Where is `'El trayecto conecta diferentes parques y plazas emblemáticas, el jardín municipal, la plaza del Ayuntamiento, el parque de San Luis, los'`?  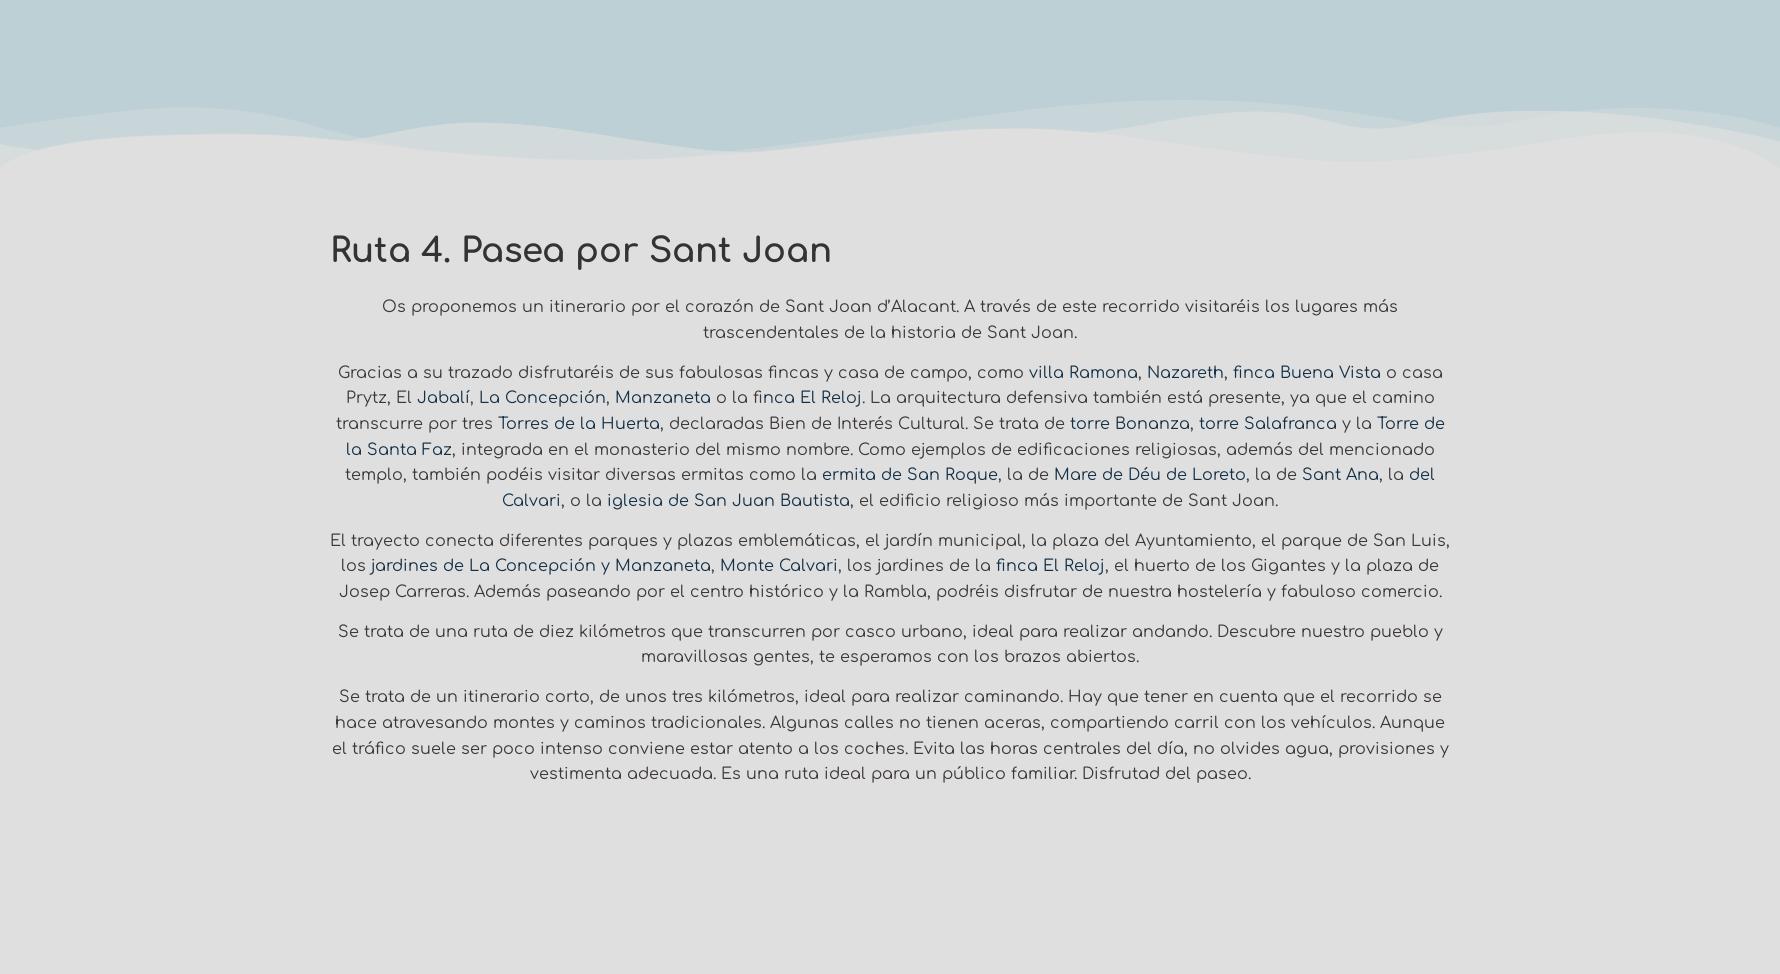
'El trayecto conecta diferentes parques y plazas emblemáticas, el jardín municipal, la plaza del Ayuntamiento, el parque de San Luis, los' is located at coordinates (890, 553).